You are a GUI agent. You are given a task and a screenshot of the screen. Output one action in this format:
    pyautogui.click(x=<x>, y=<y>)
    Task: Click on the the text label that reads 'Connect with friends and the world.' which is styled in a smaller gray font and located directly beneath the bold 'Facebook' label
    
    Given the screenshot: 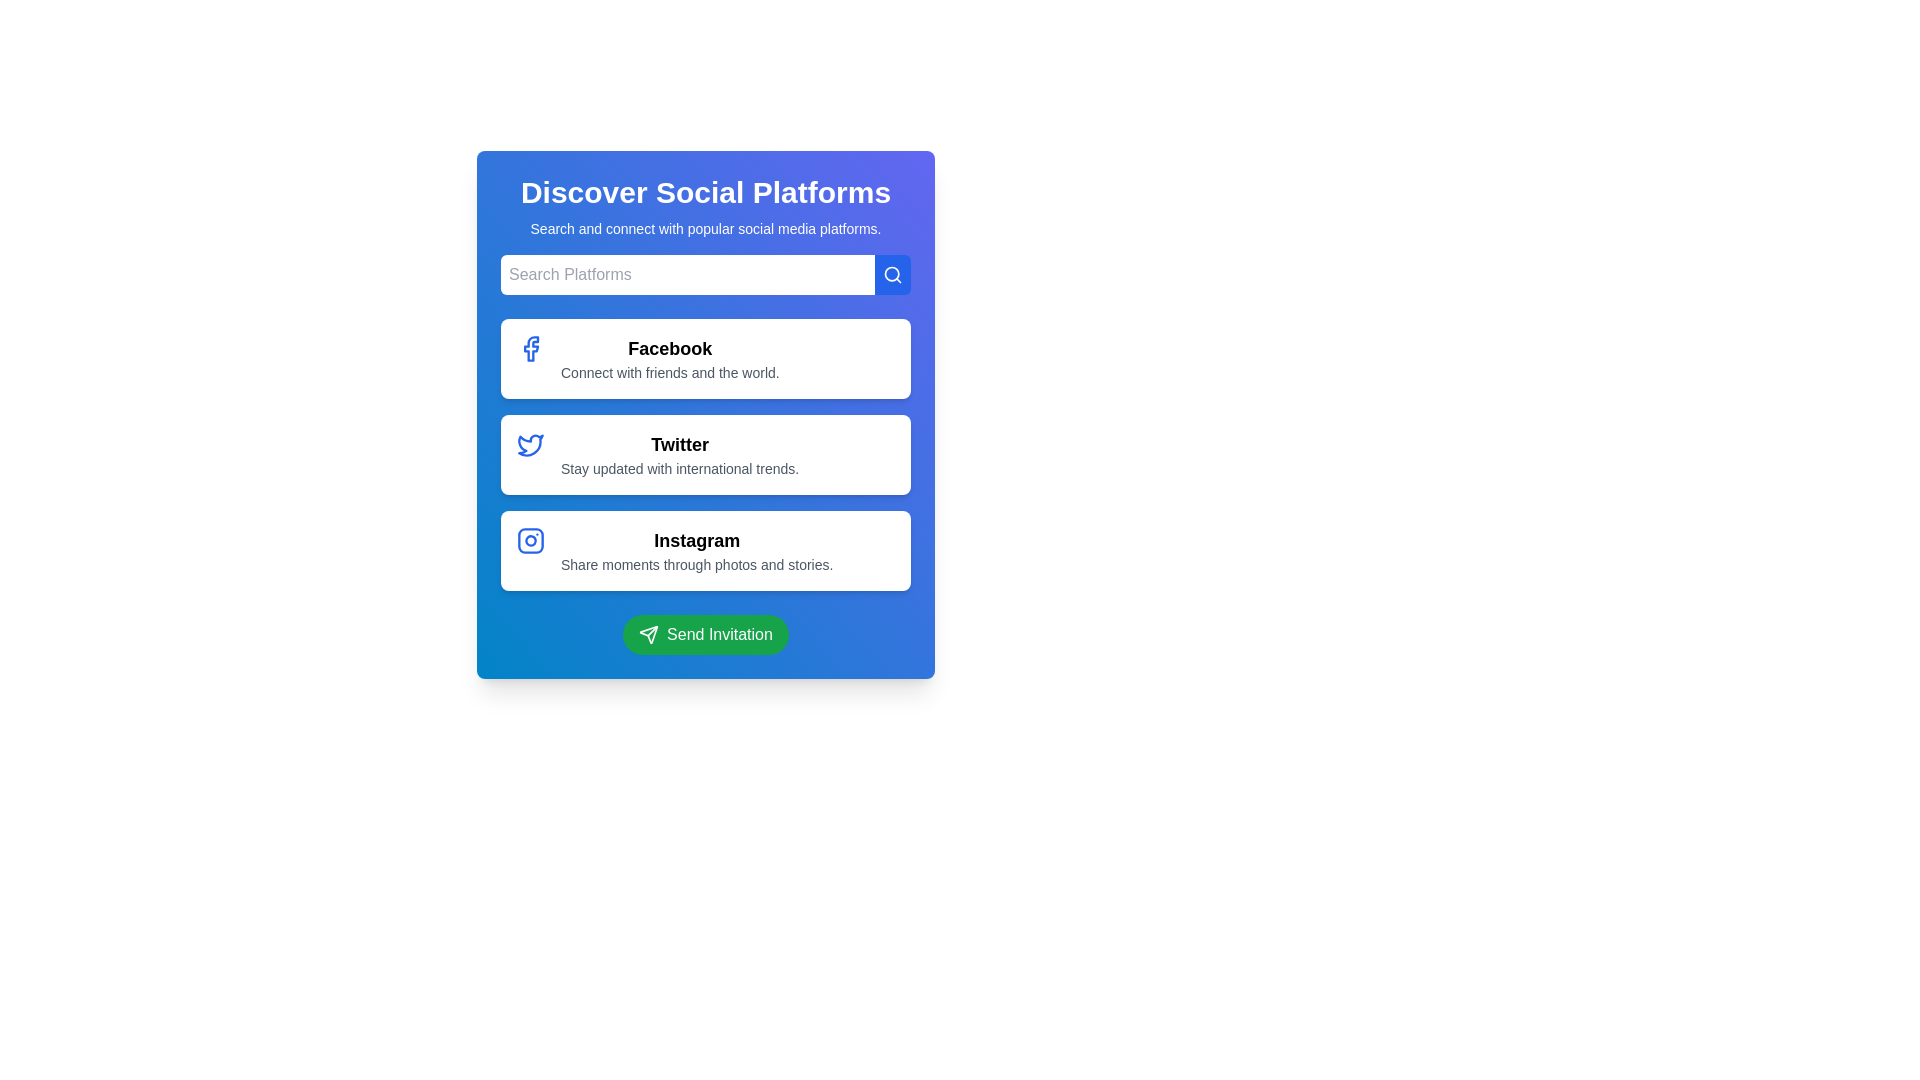 What is the action you would take?
    pyautogui.click(x=670, y=373)
    